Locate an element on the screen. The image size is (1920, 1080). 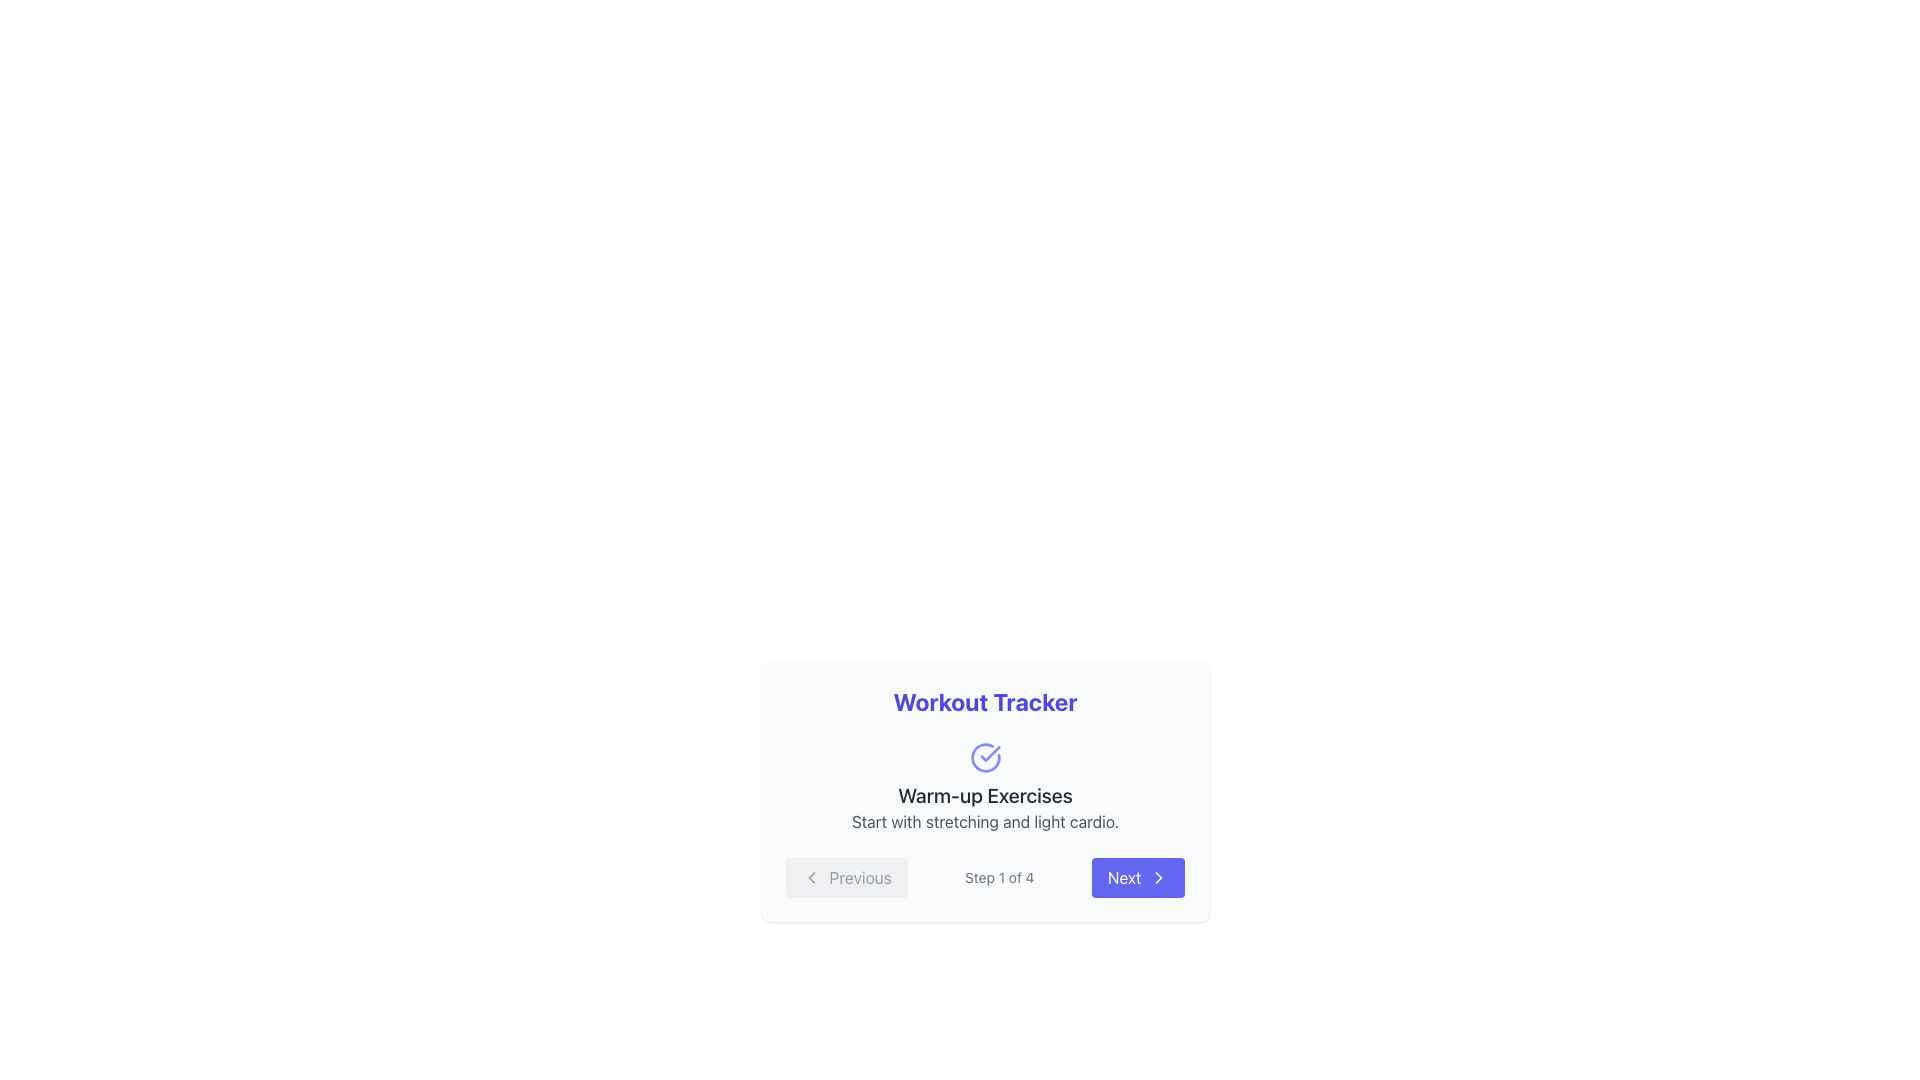
the status icon in the workout tracking interface located between the 'Workout Tracker' title and 'Warm-up Exercises' subtitle is located at coordinates (985, 758).